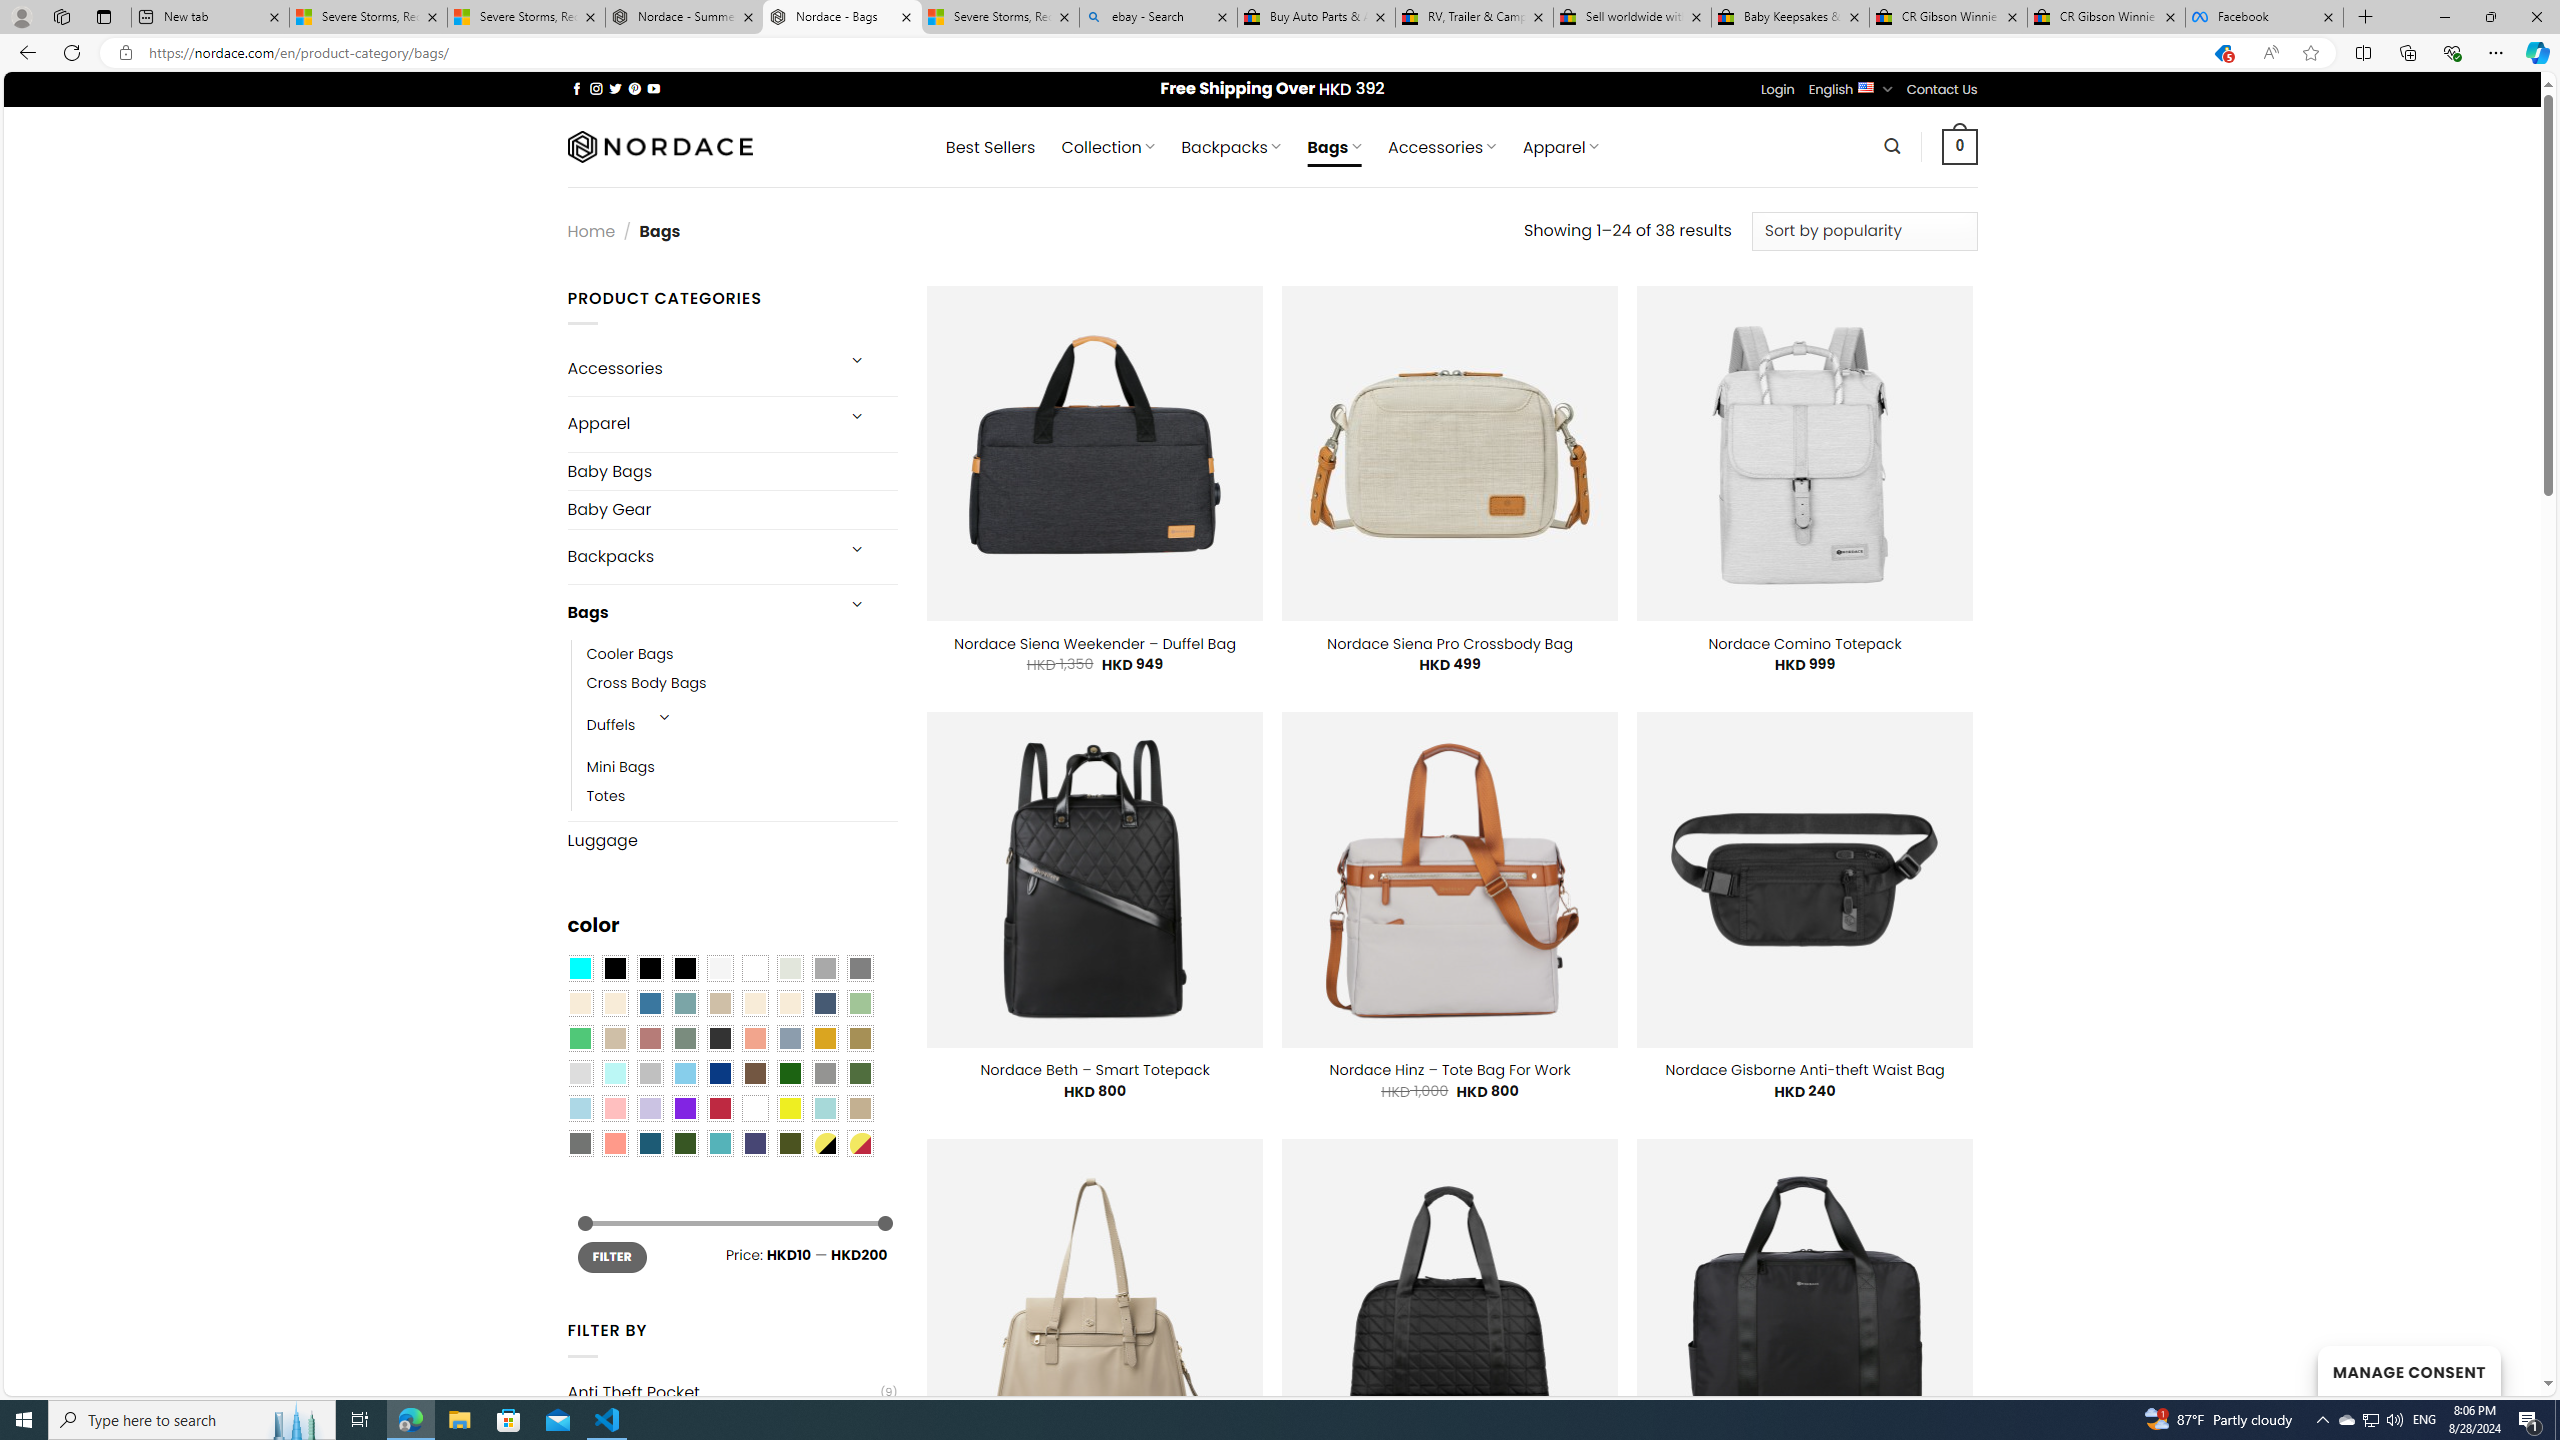 This screenshot has height=1440, width=2560. I want to click on 'Pearly White', so click(718, 968).